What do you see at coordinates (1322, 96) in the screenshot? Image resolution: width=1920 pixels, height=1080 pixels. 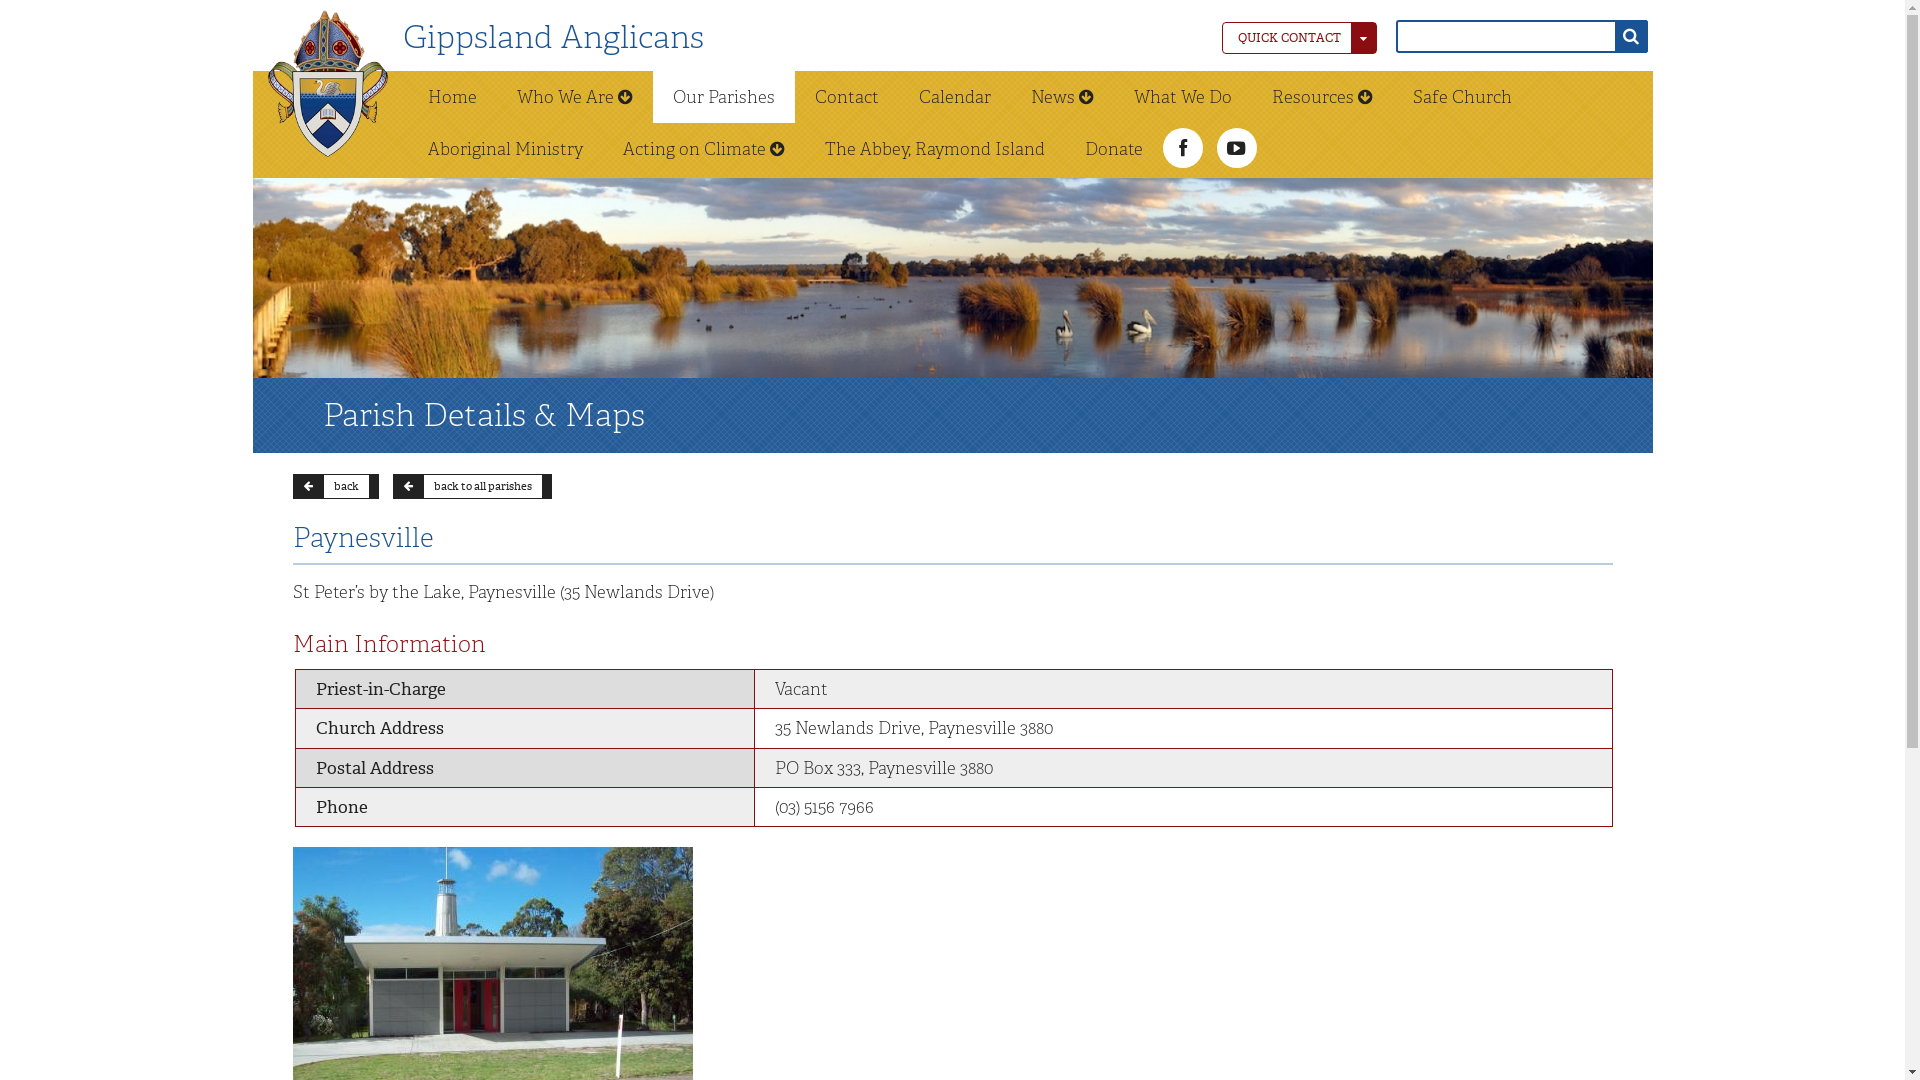 I see `'Resources'` at bounding box center [1322, 96].